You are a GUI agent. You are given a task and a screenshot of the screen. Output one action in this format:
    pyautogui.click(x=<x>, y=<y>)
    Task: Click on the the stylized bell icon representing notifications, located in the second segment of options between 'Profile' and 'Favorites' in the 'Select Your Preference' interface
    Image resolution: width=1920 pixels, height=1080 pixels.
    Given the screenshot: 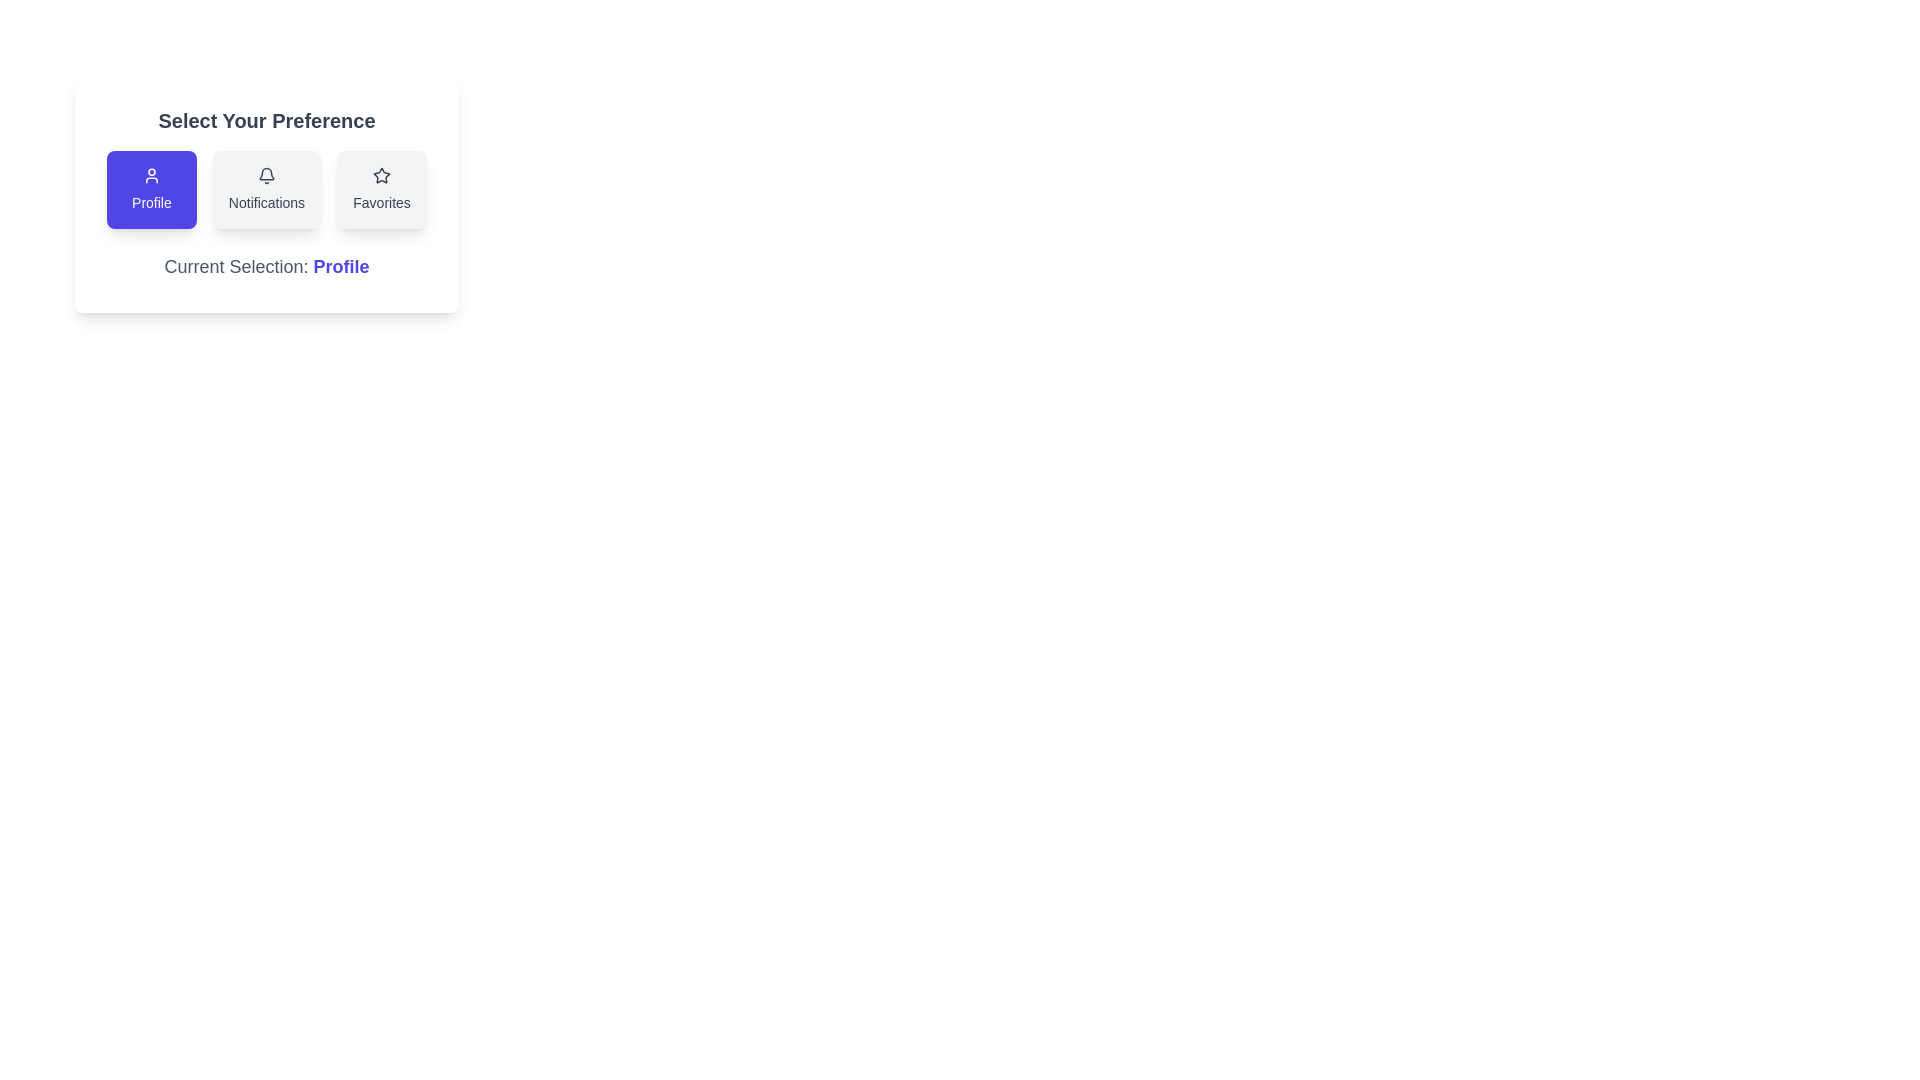 What is the action you would take?
    pyautogui.click(x=266, y=173)
    